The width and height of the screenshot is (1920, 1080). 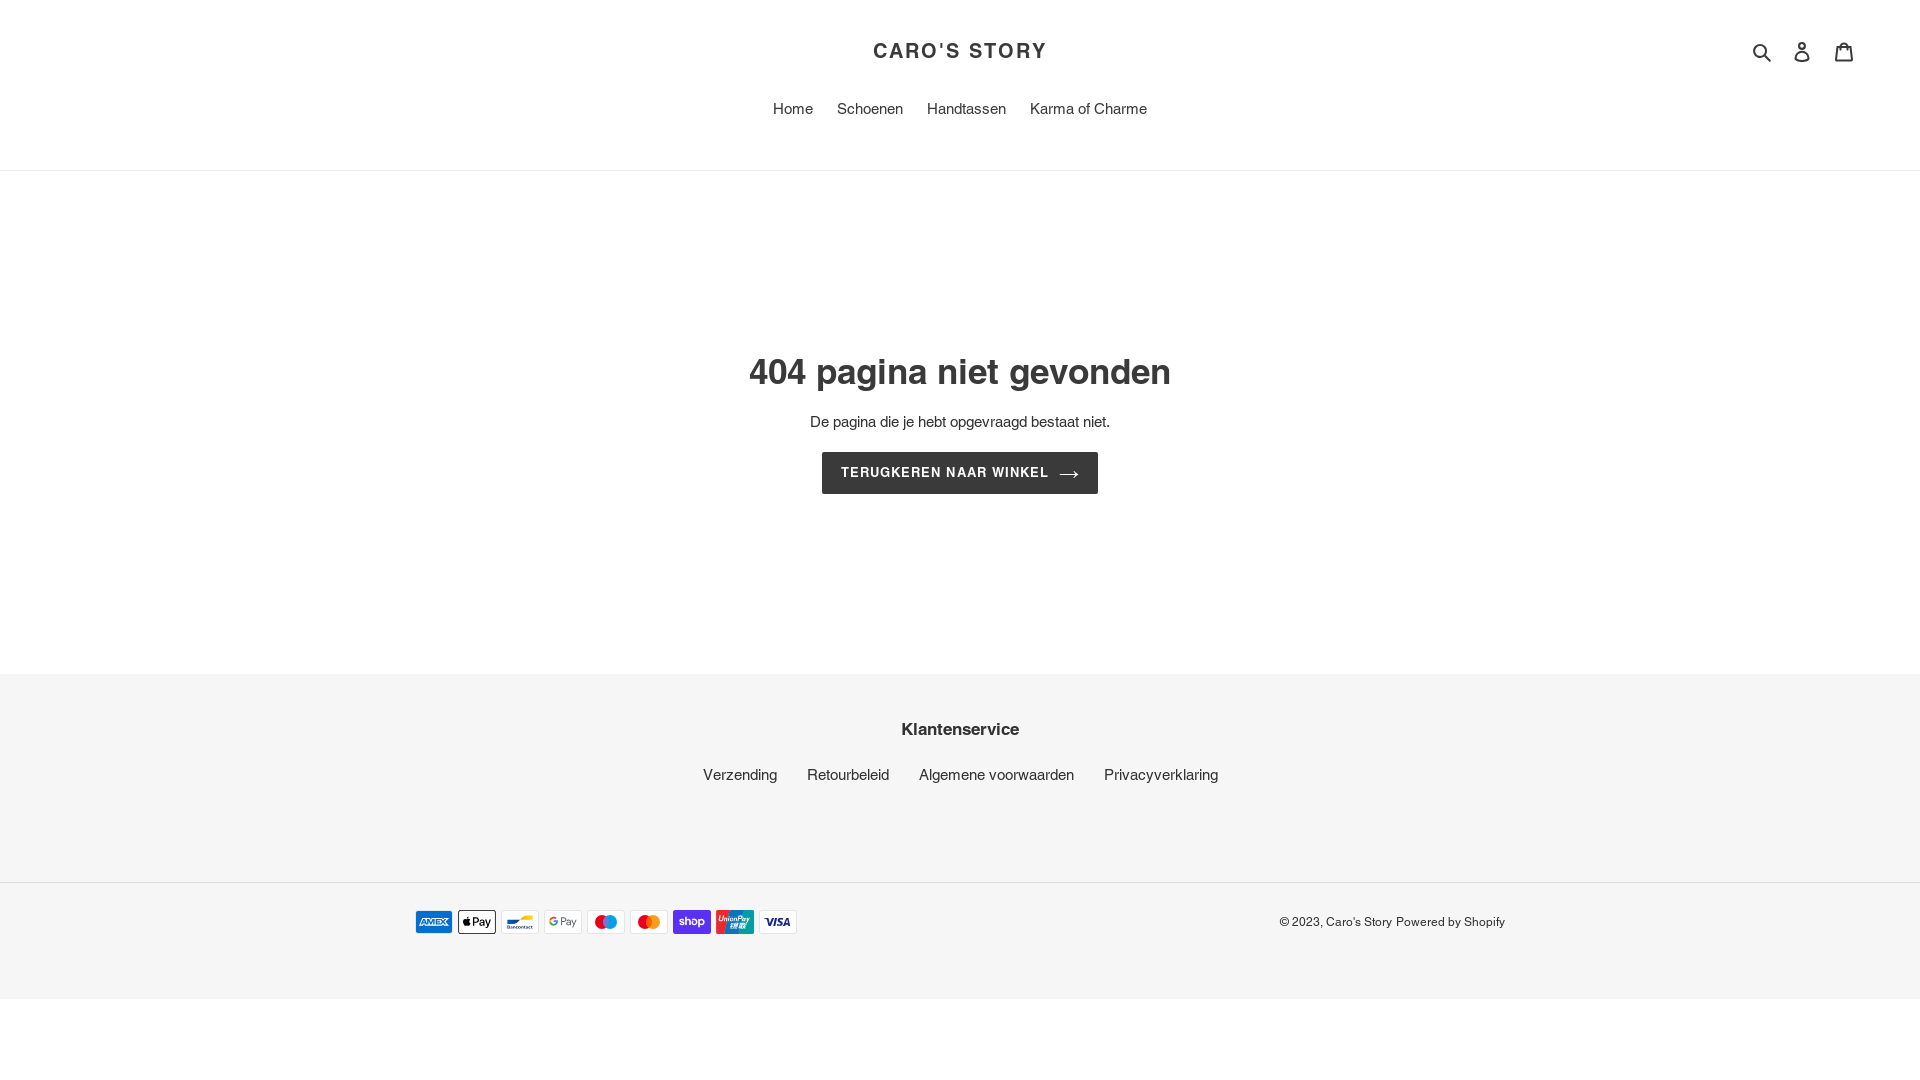 I want to click on 'Winkelwagen', so click(x=1842, y=50).